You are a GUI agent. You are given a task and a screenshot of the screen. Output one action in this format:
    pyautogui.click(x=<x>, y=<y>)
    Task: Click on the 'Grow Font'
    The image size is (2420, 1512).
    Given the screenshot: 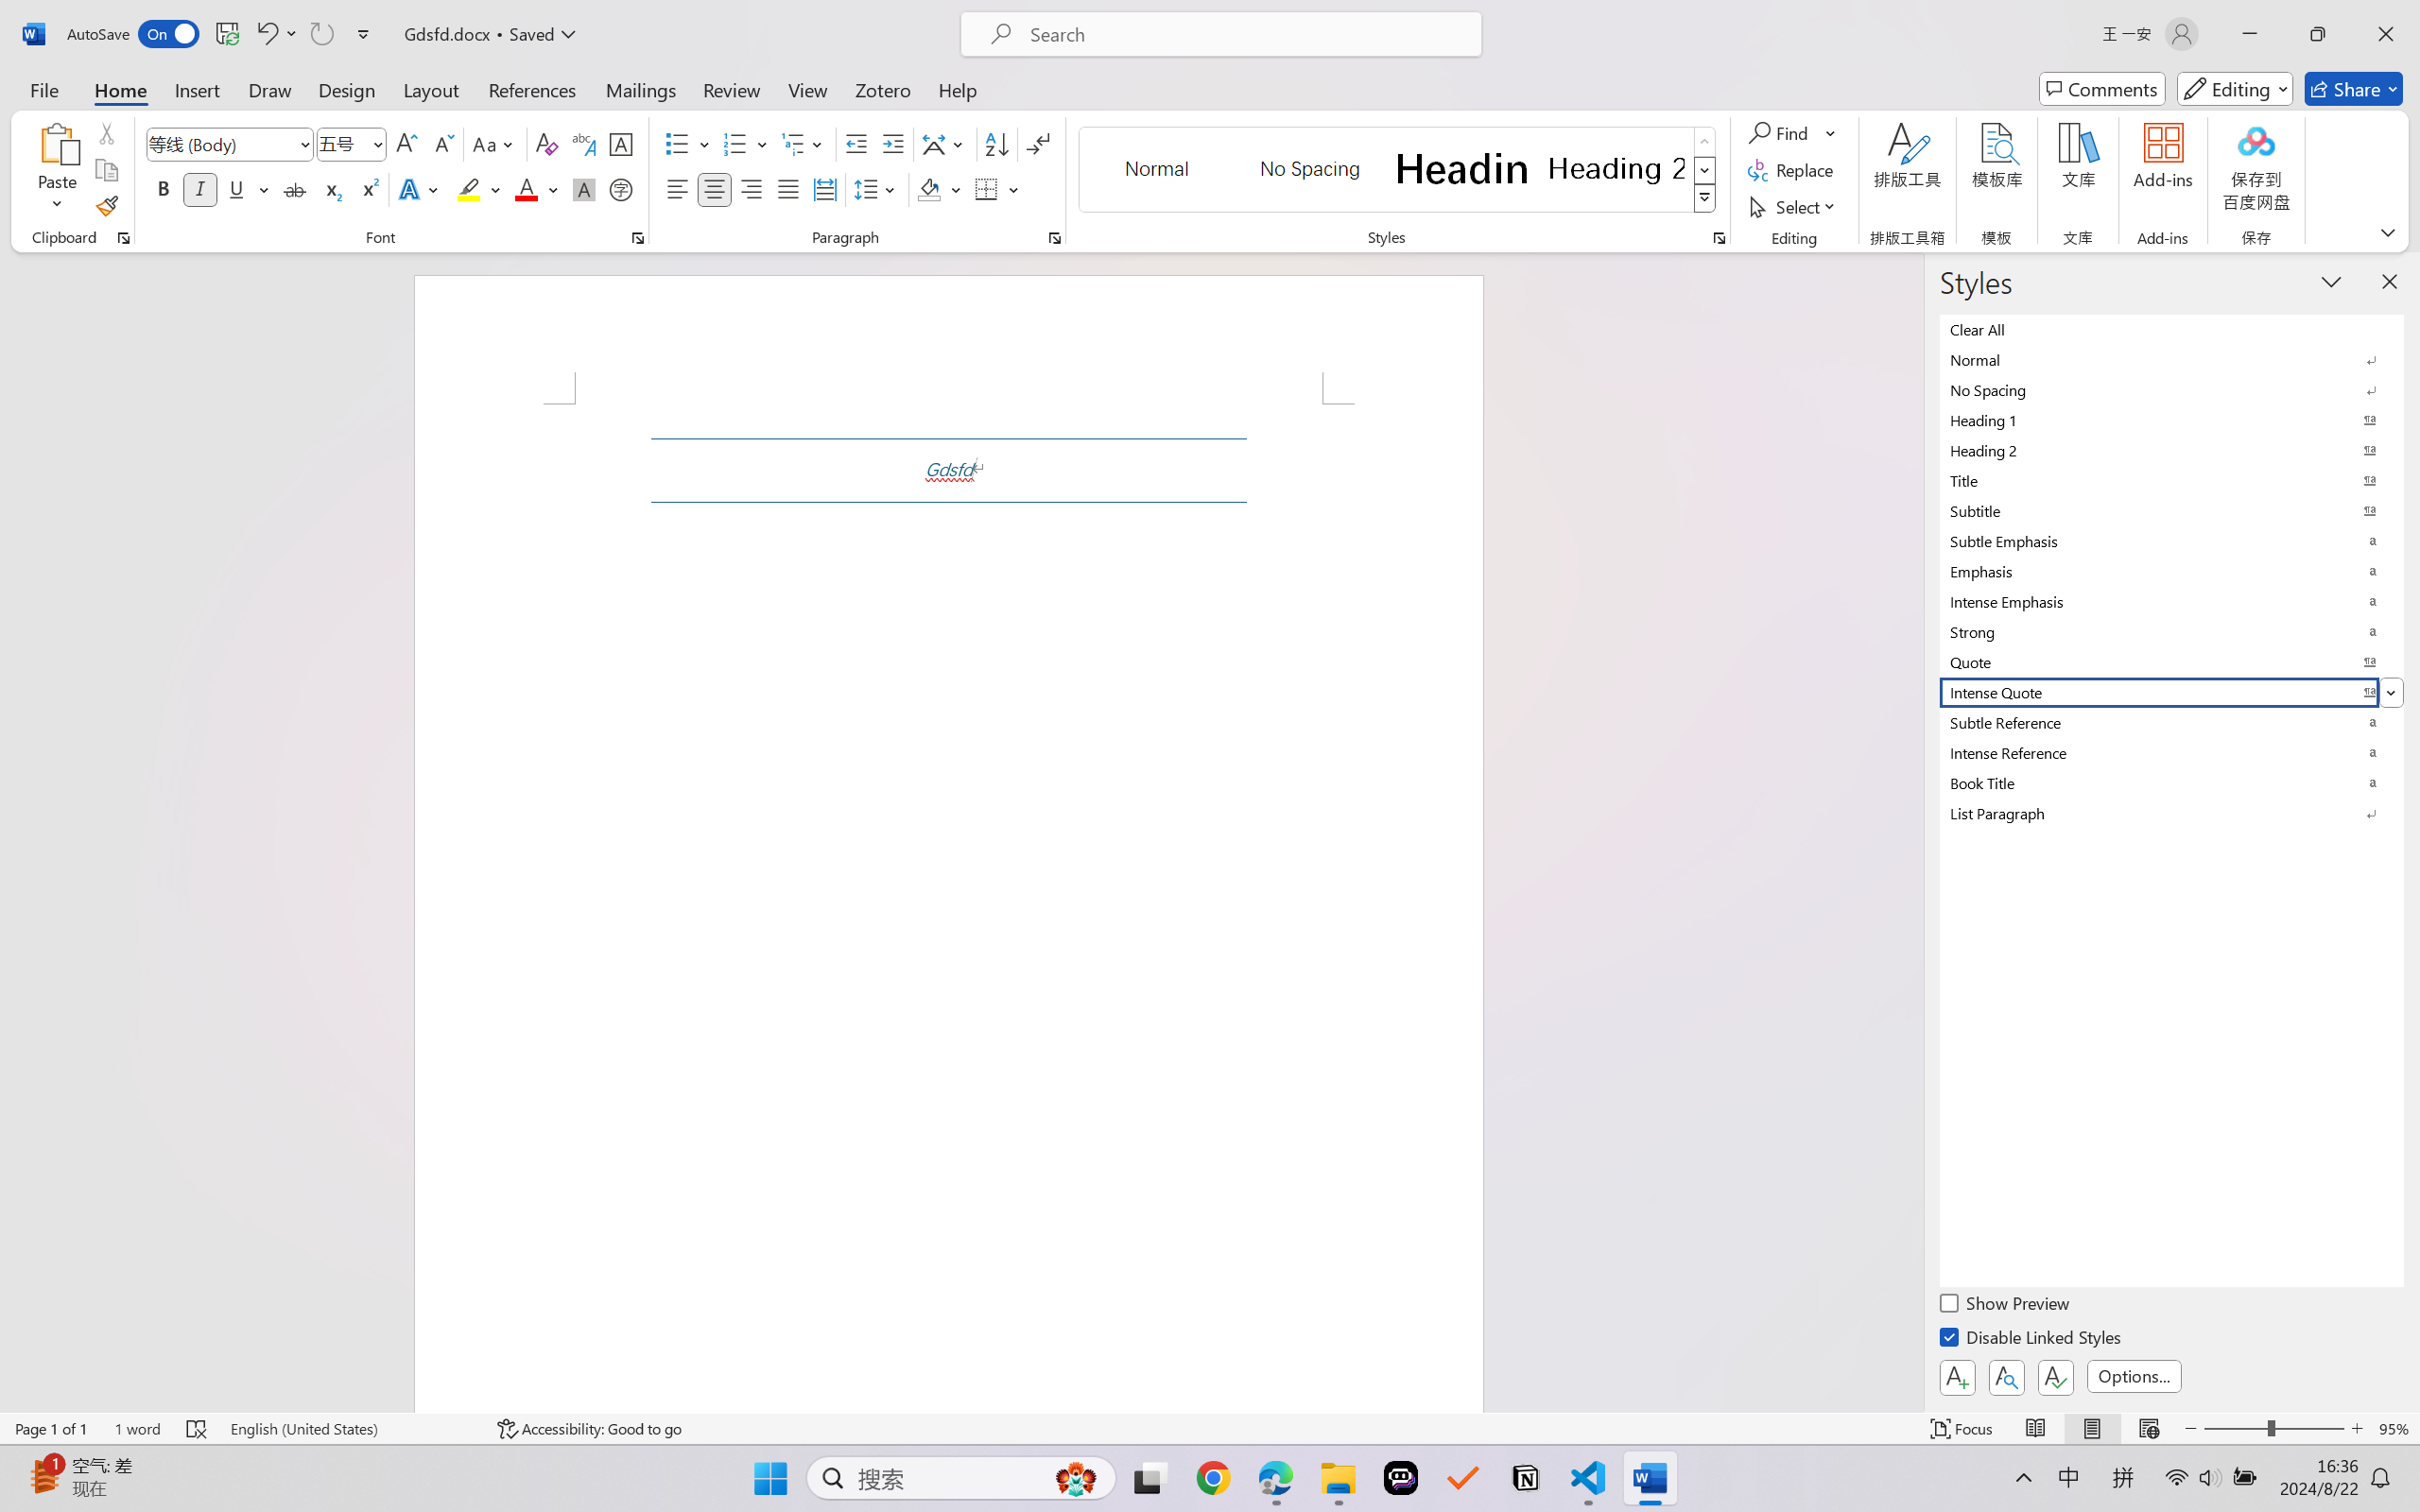 What is the action you would take?
    pyautogui.click(x=406, y=144)
    